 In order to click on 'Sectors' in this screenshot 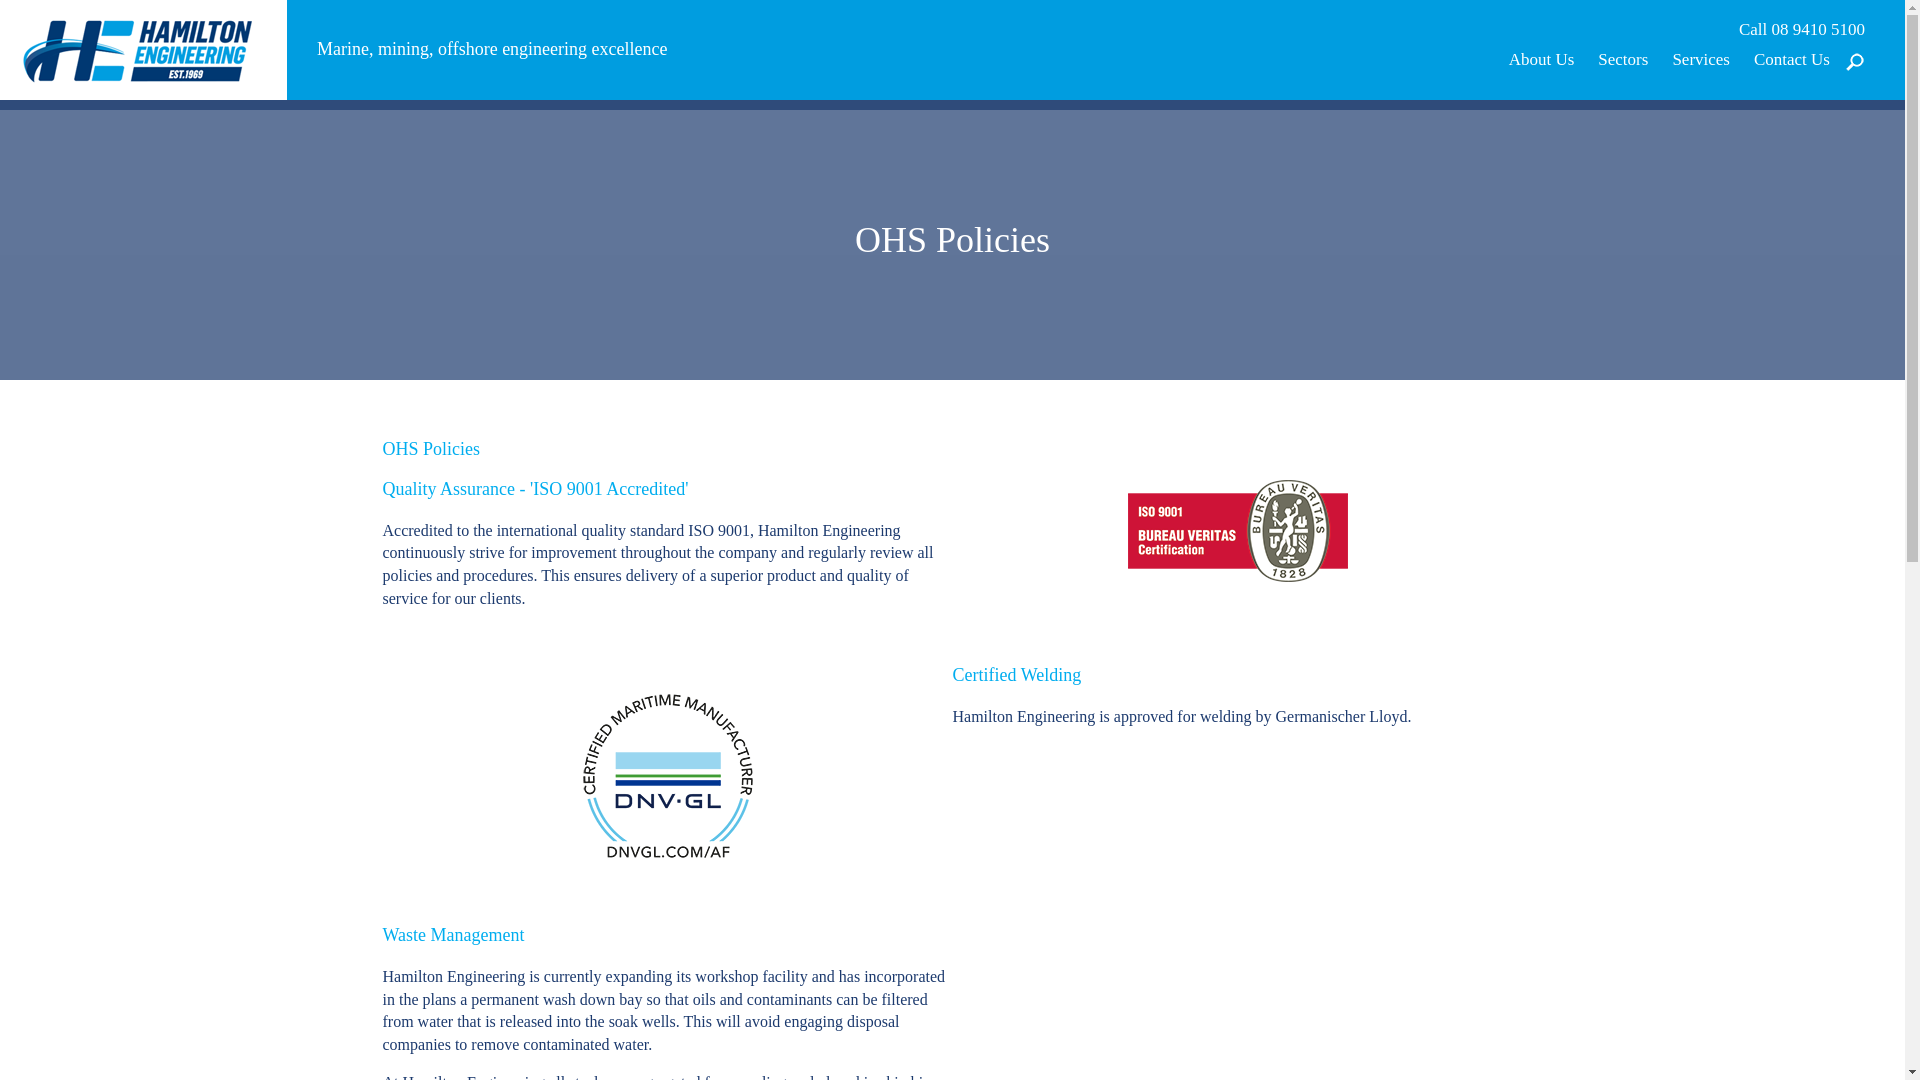, I will do `click(1622, 58)`.